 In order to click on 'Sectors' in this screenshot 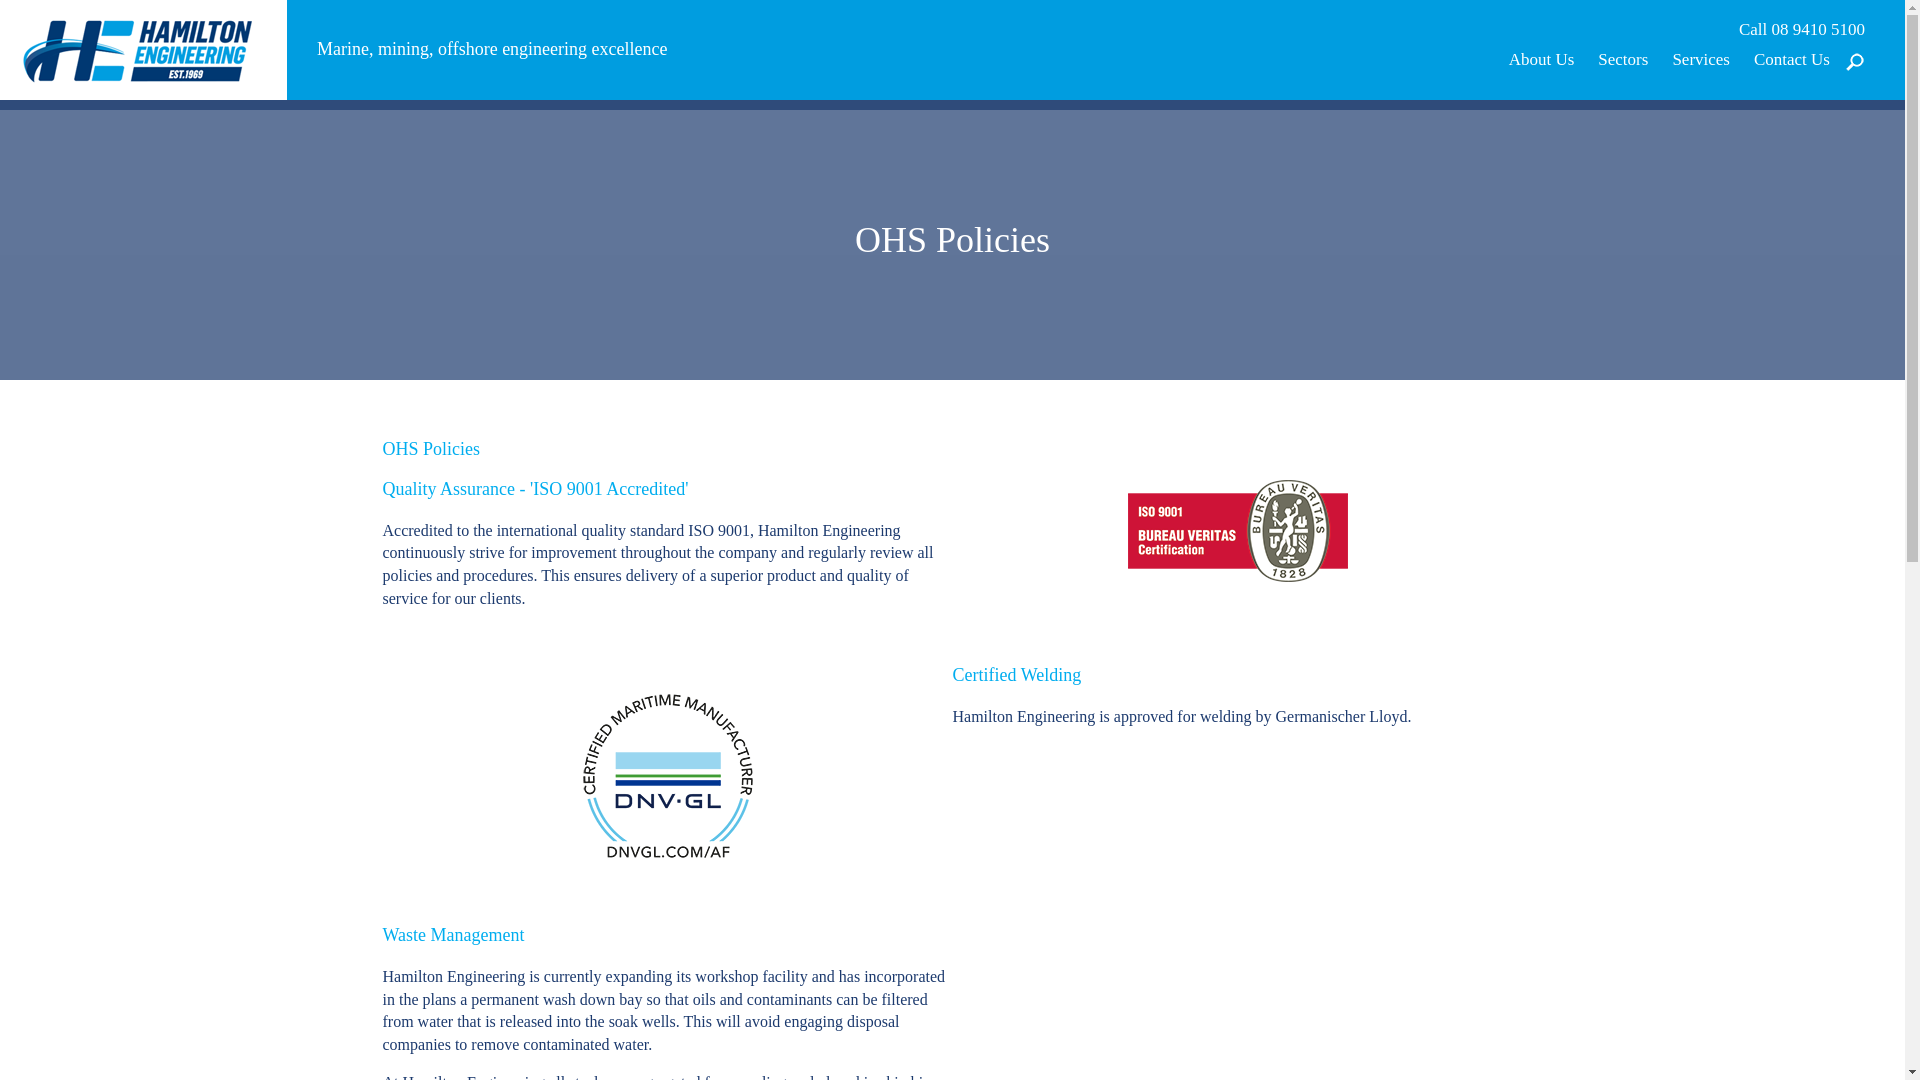, I will do `click(1622, 58)`.